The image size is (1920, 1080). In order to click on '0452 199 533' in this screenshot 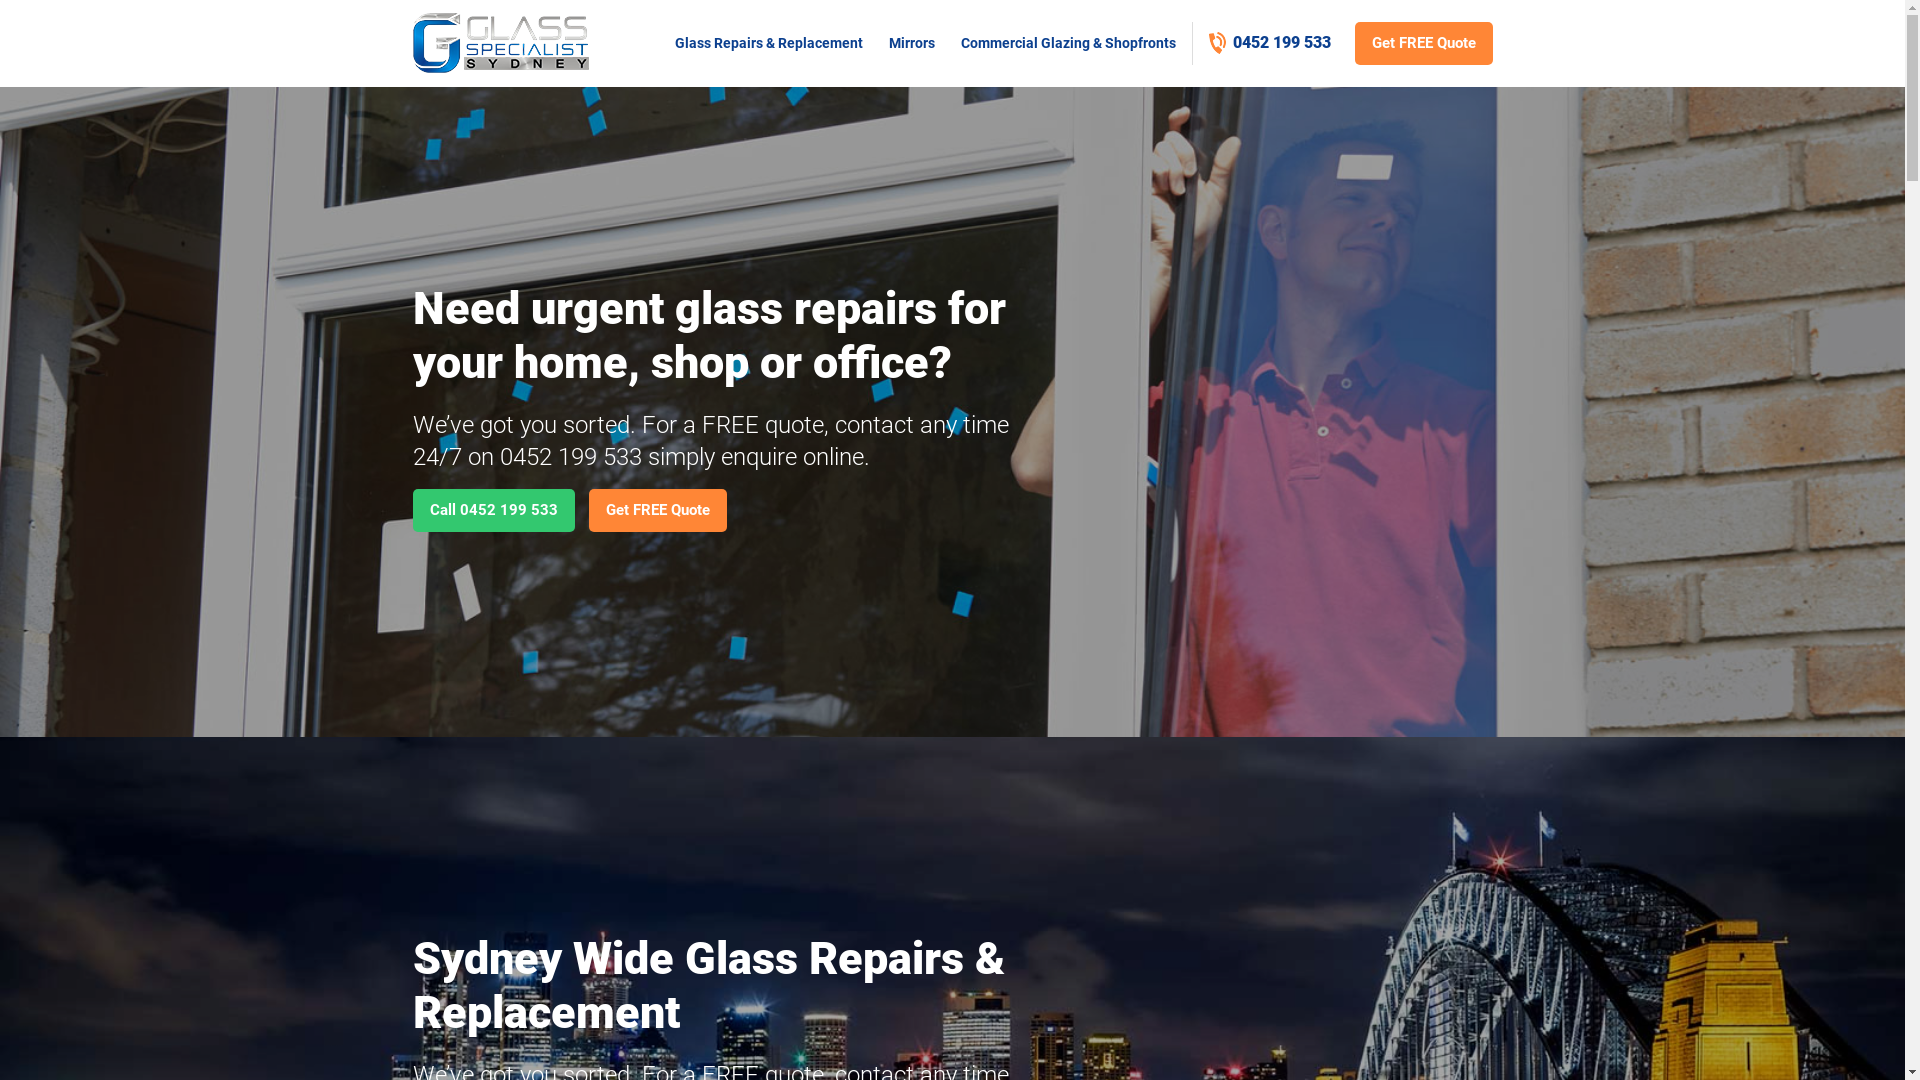, I will do `click(1267, 42)`.